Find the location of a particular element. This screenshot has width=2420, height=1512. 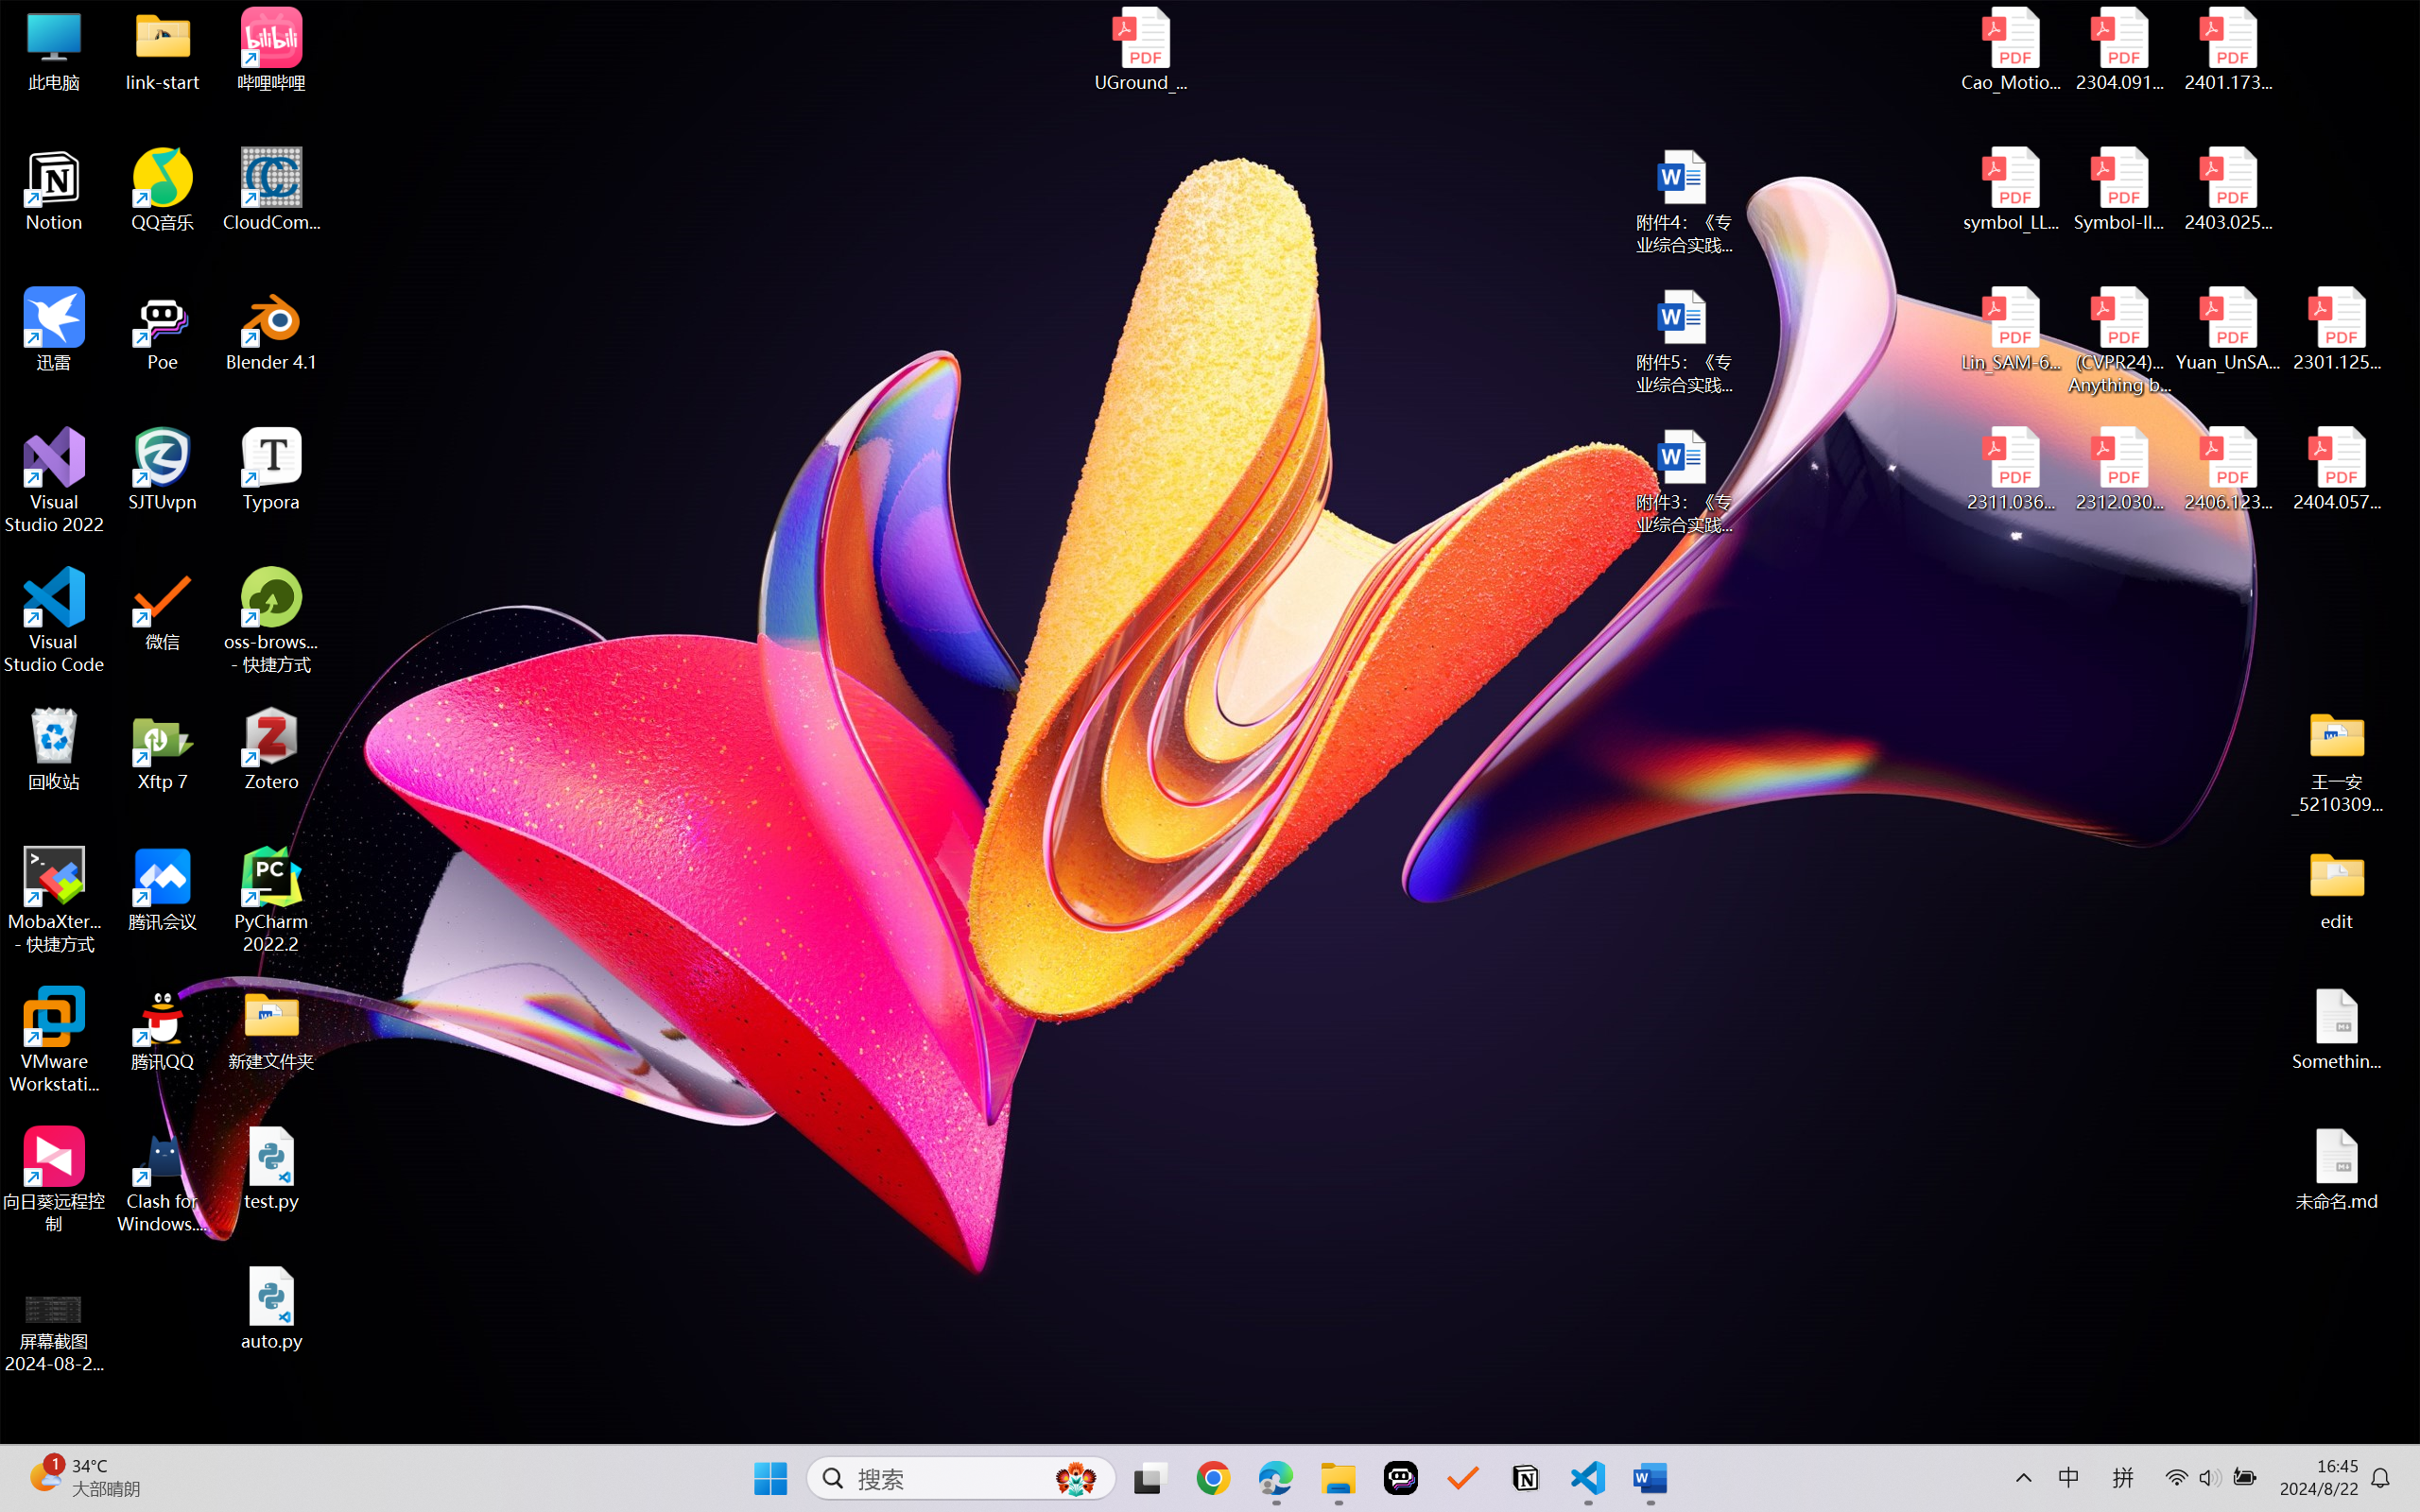

'Xftp 7' is located at coordinates (163, 748).